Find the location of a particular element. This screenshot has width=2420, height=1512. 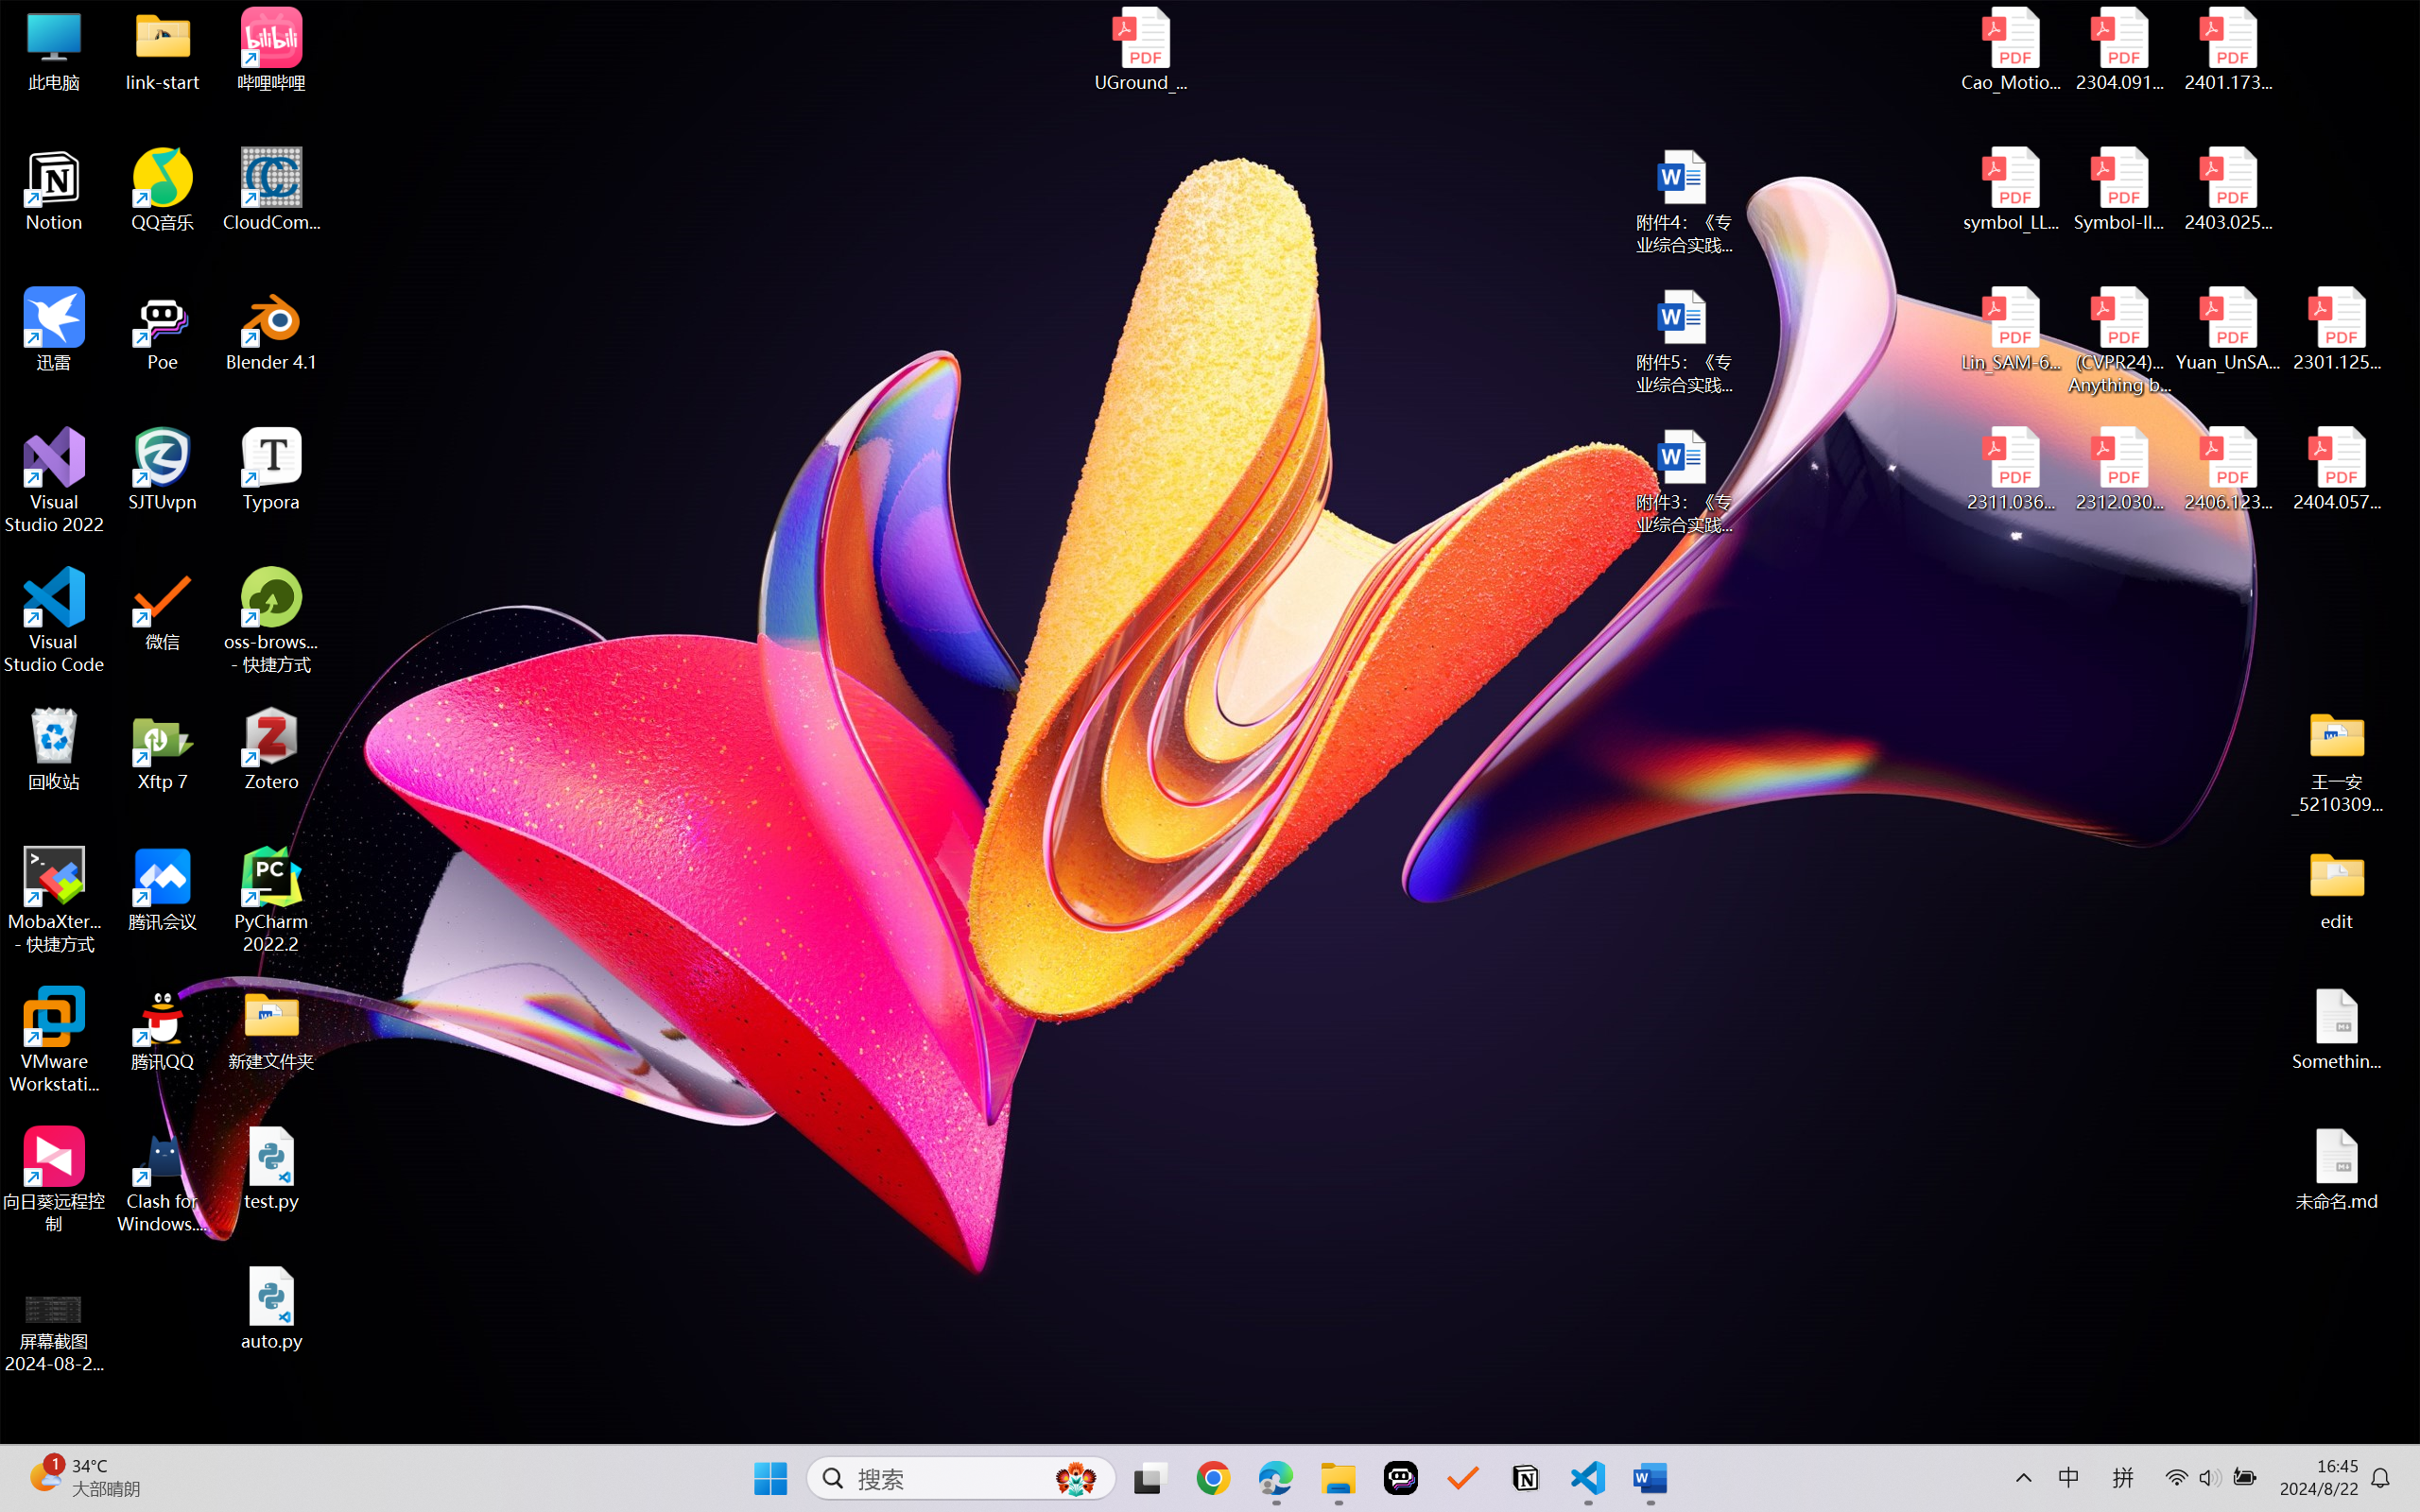

'Xftp 7' is located at coordinates (163, 748).